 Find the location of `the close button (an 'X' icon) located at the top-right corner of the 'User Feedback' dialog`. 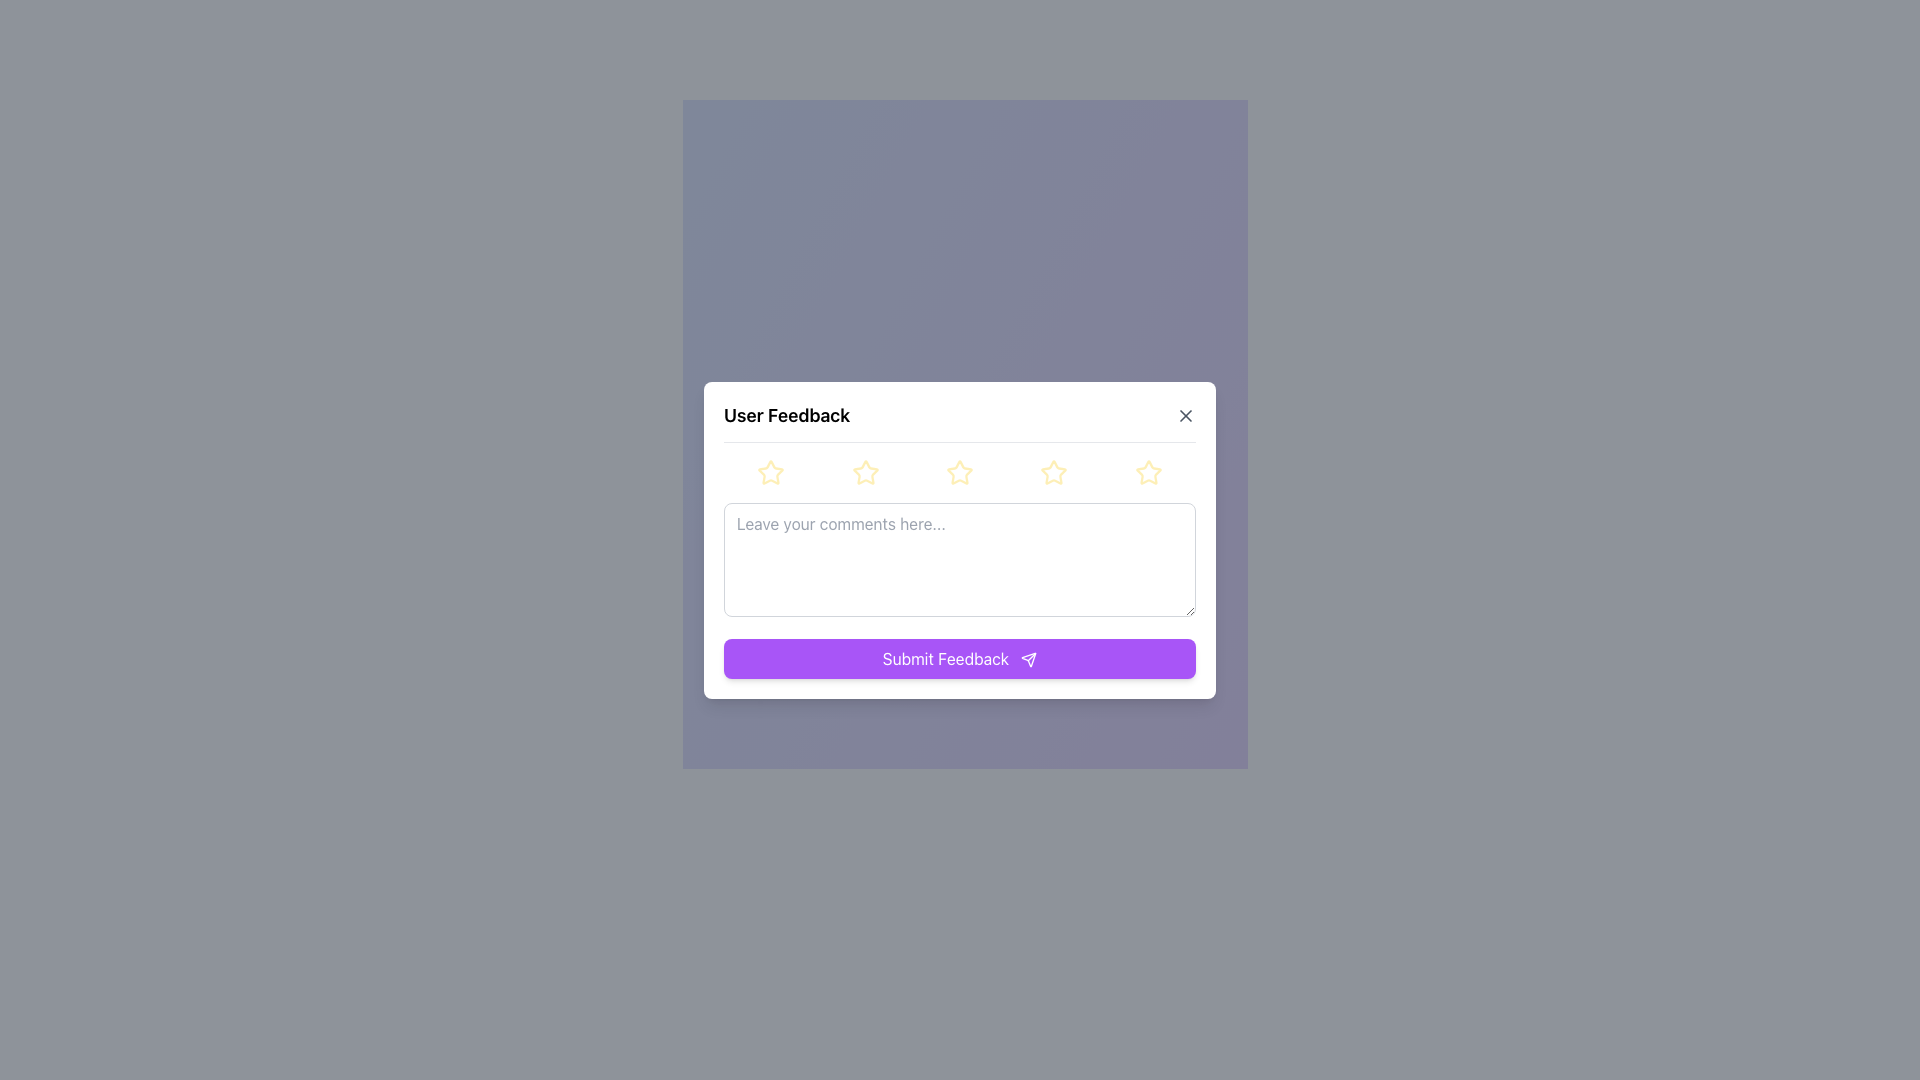

the close button (an 'X' icon) located at the top-right corner of the 'User Feedback' dialog is located at coordinates (1185, 414).